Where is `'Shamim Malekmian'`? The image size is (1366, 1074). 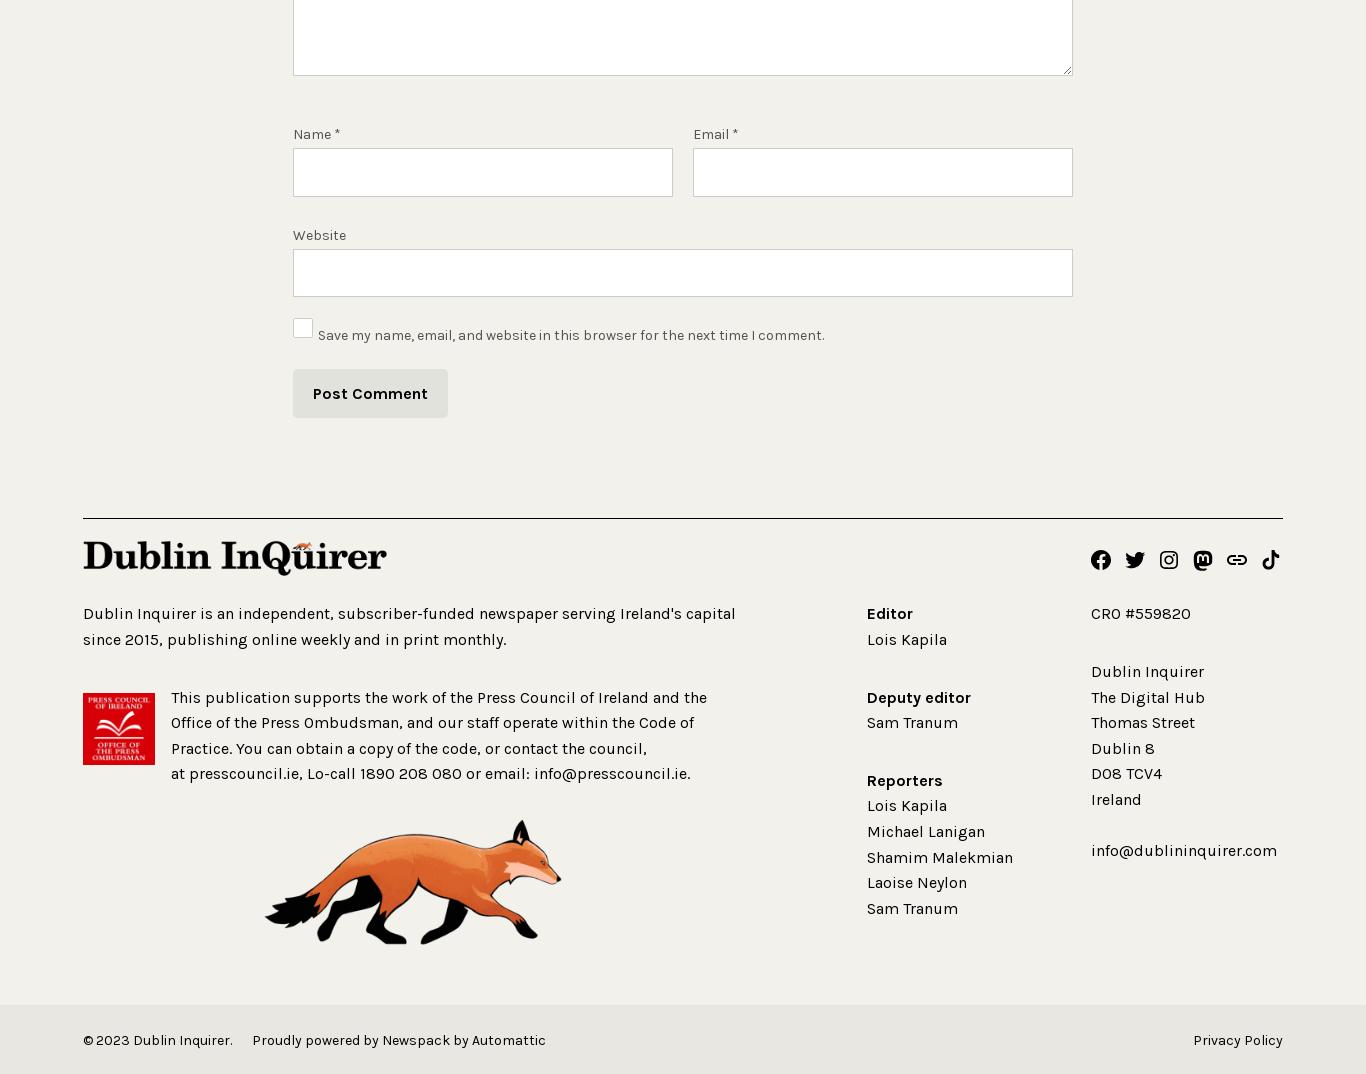 'Shamim Malekmian' is located at coordinates (866, 856).